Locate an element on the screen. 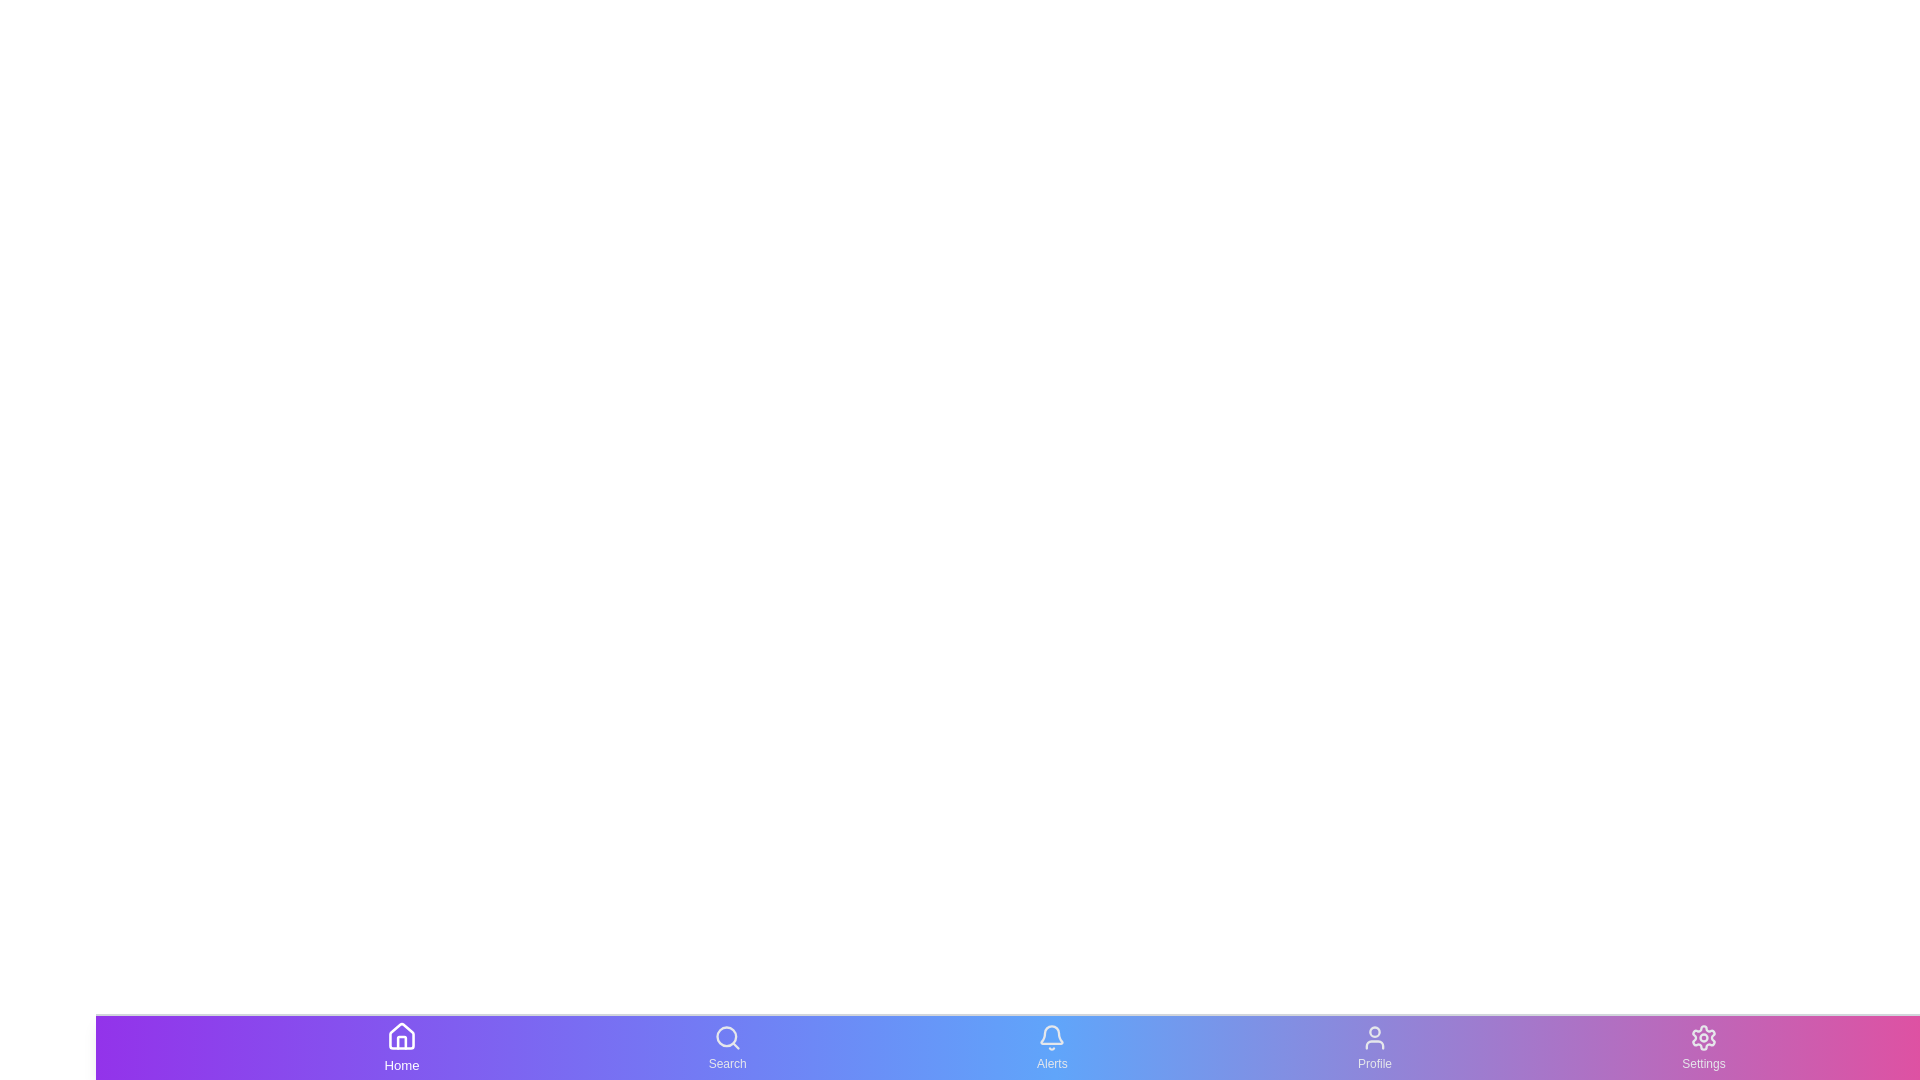 This screenshot has height=1080, width=1920. the Settings icon to preview its hover effect is located at coordinates (1702, 1047).